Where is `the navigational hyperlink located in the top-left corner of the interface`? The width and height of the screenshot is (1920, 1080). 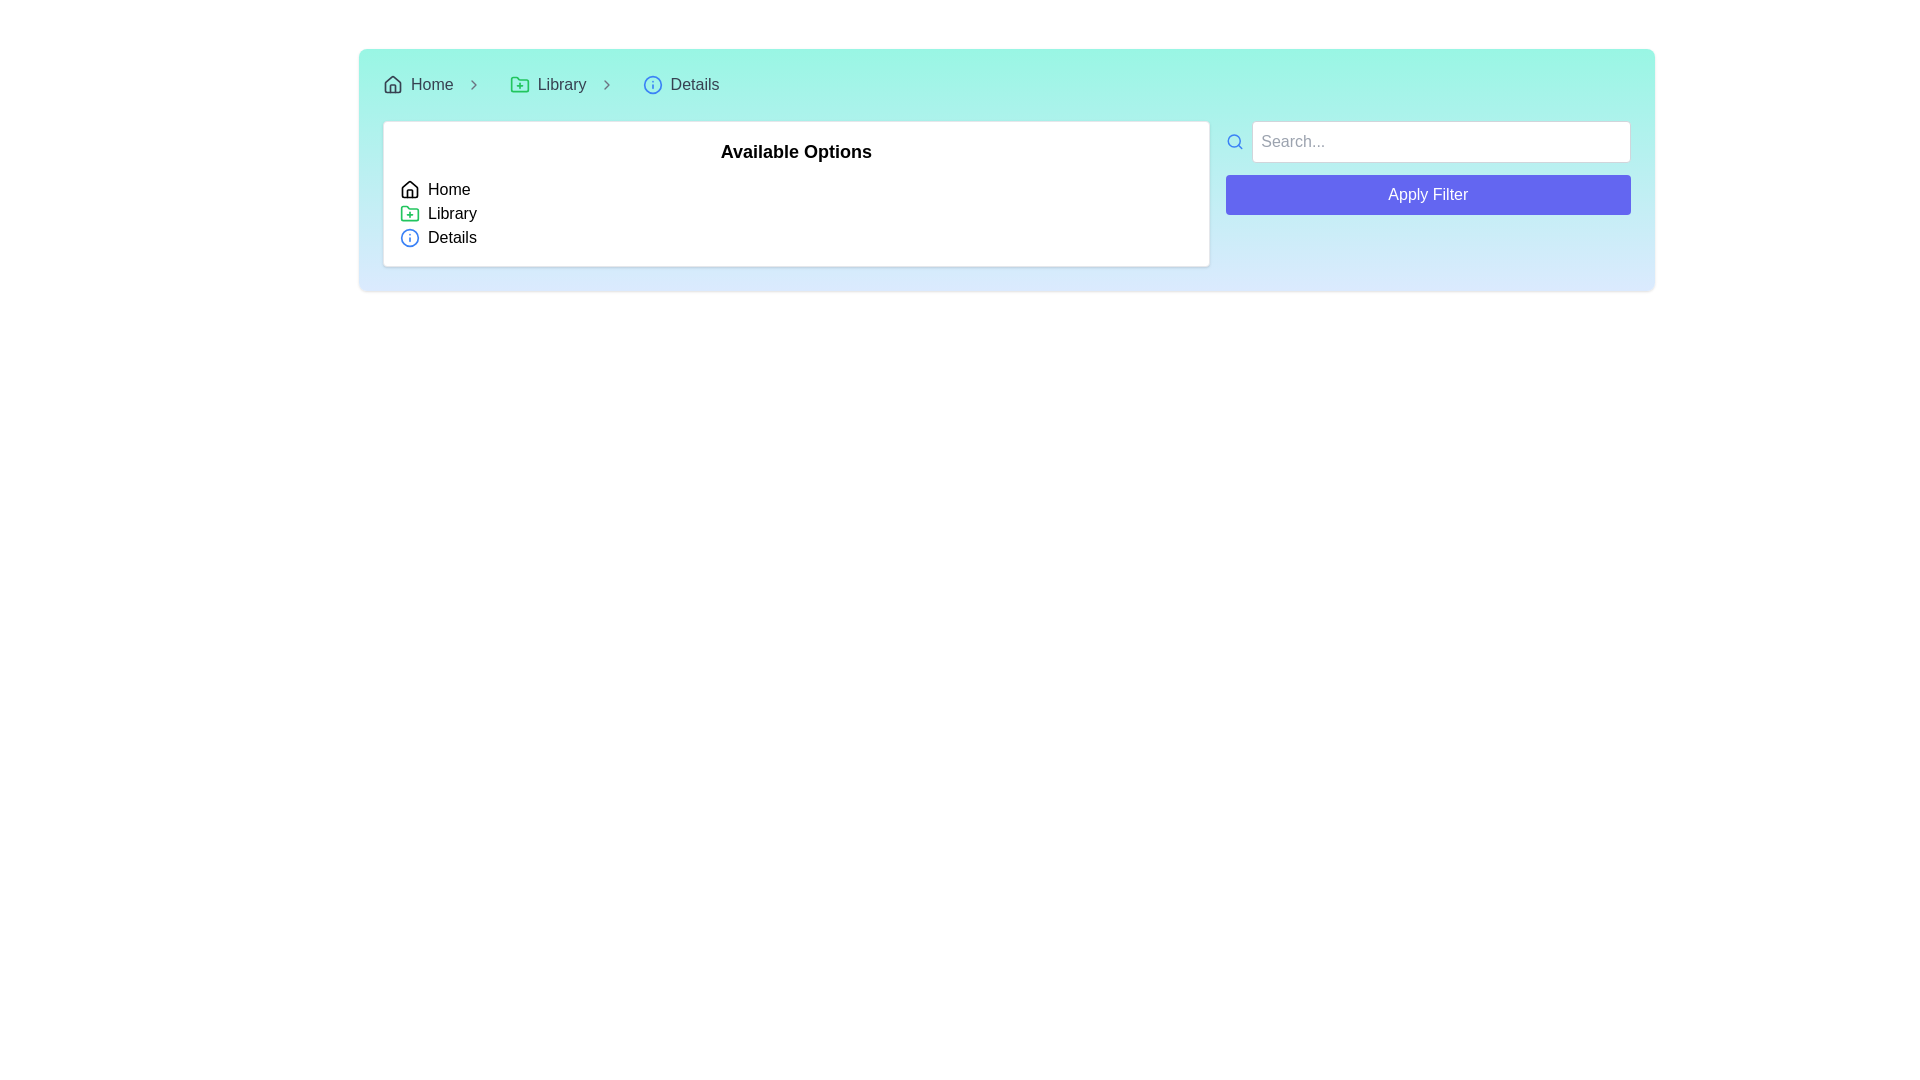 the navigational hyperlink located in the top-left corner of the interface is located at coordinates (417, 83).